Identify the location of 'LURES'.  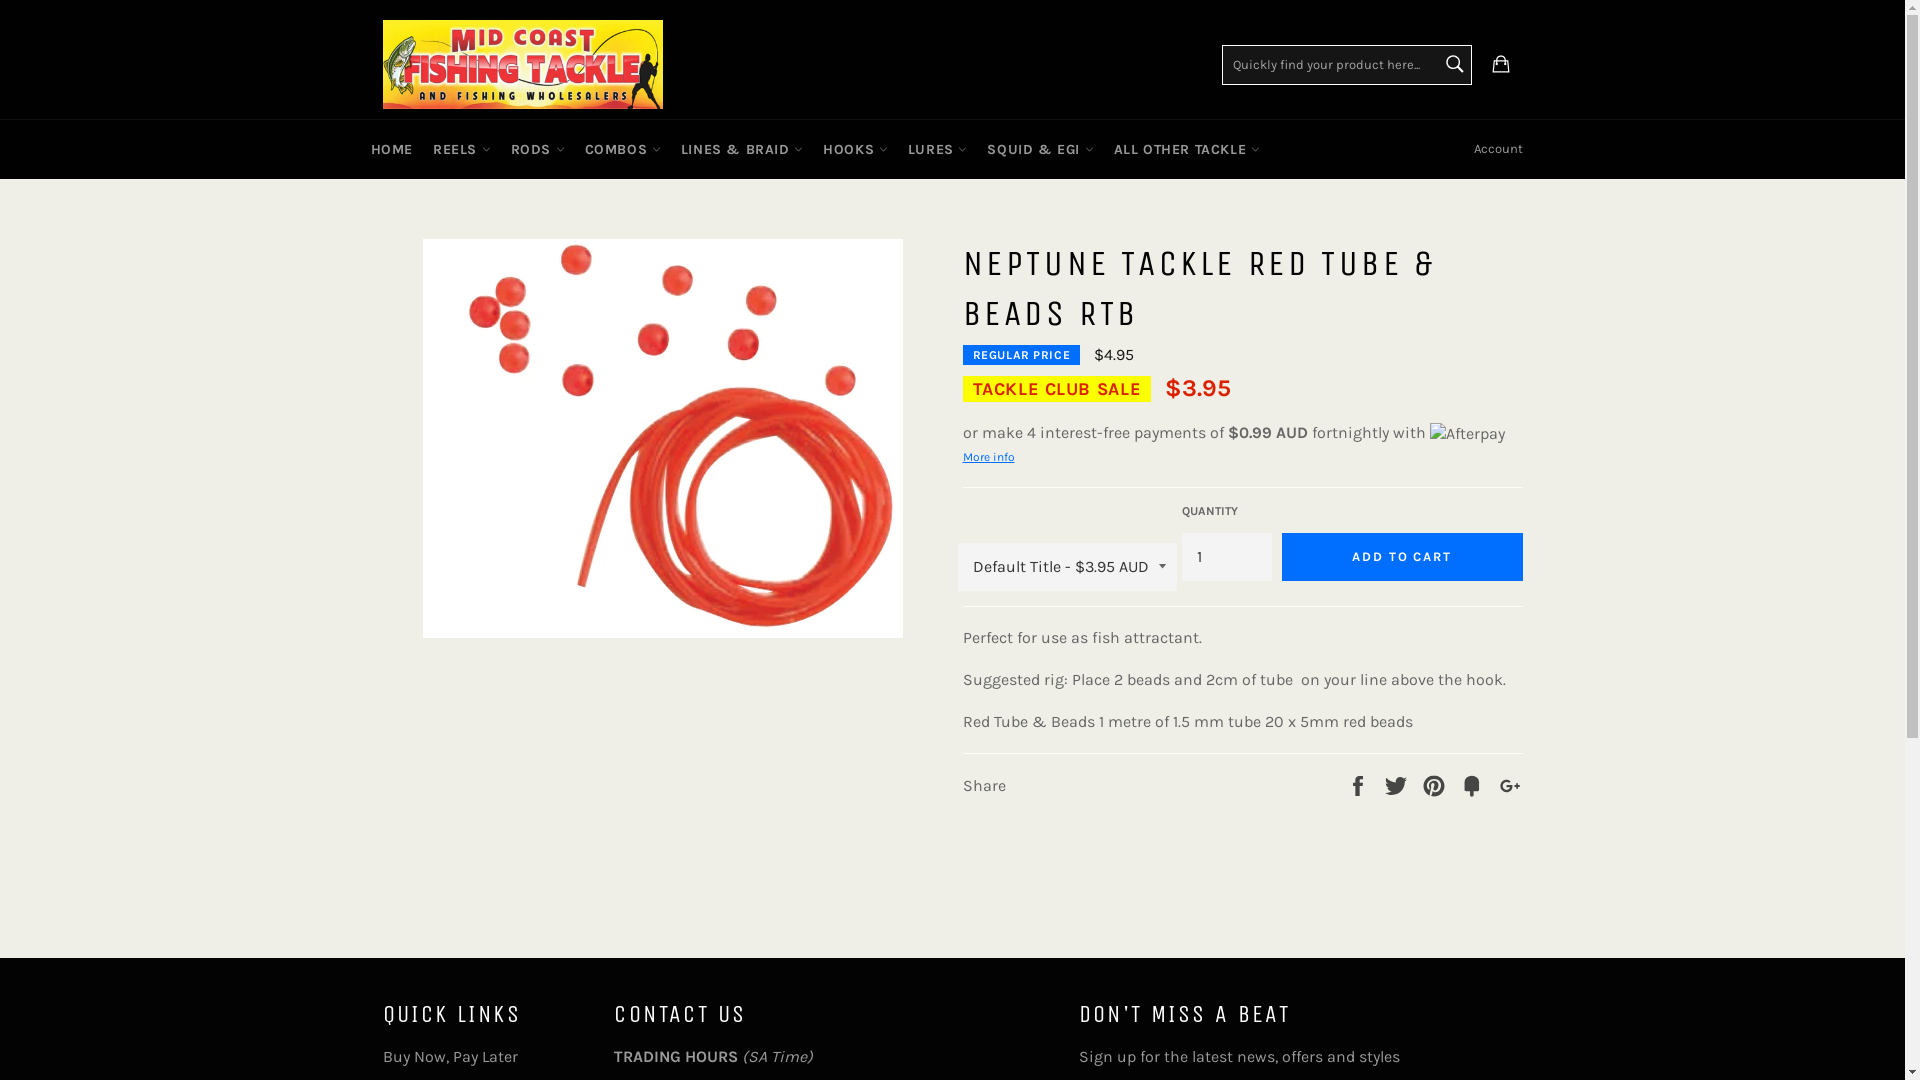
(936, 148).